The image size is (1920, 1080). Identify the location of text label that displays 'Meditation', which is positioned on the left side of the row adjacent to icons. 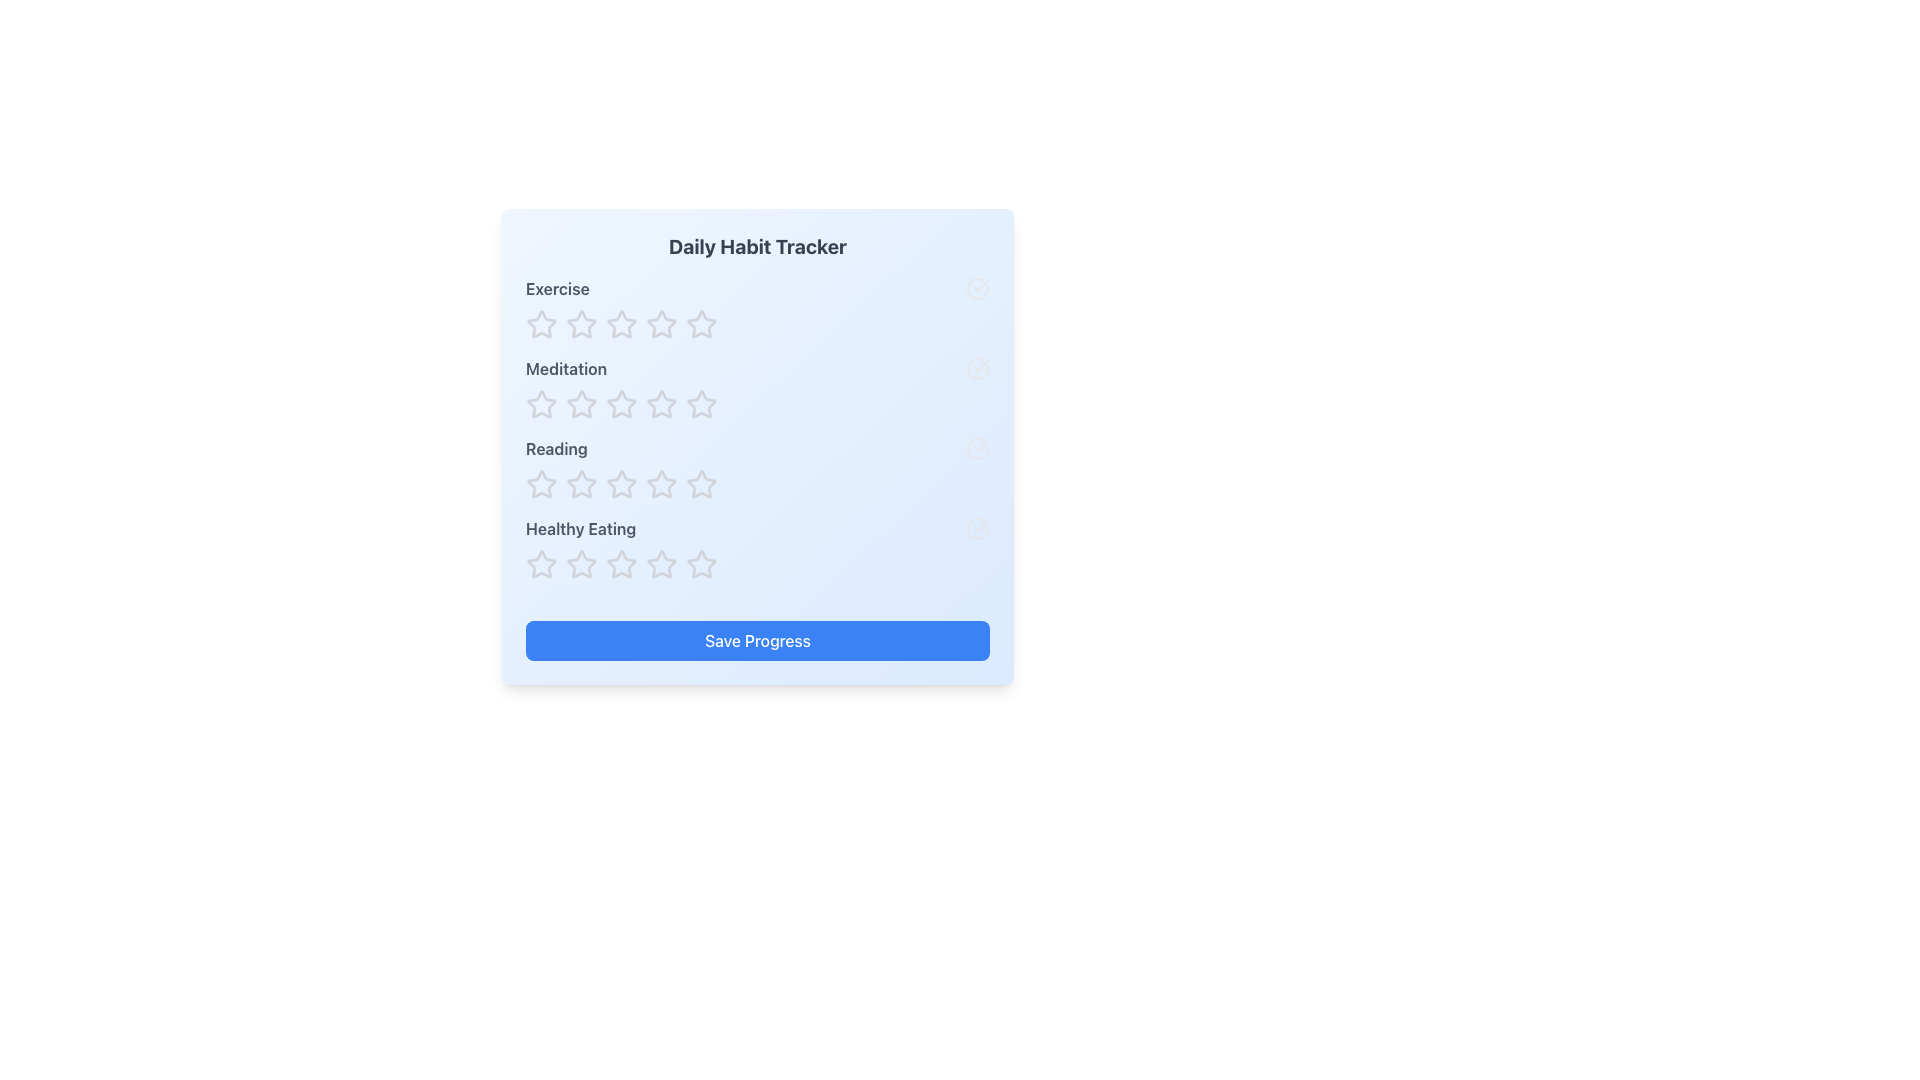
(565, 369).